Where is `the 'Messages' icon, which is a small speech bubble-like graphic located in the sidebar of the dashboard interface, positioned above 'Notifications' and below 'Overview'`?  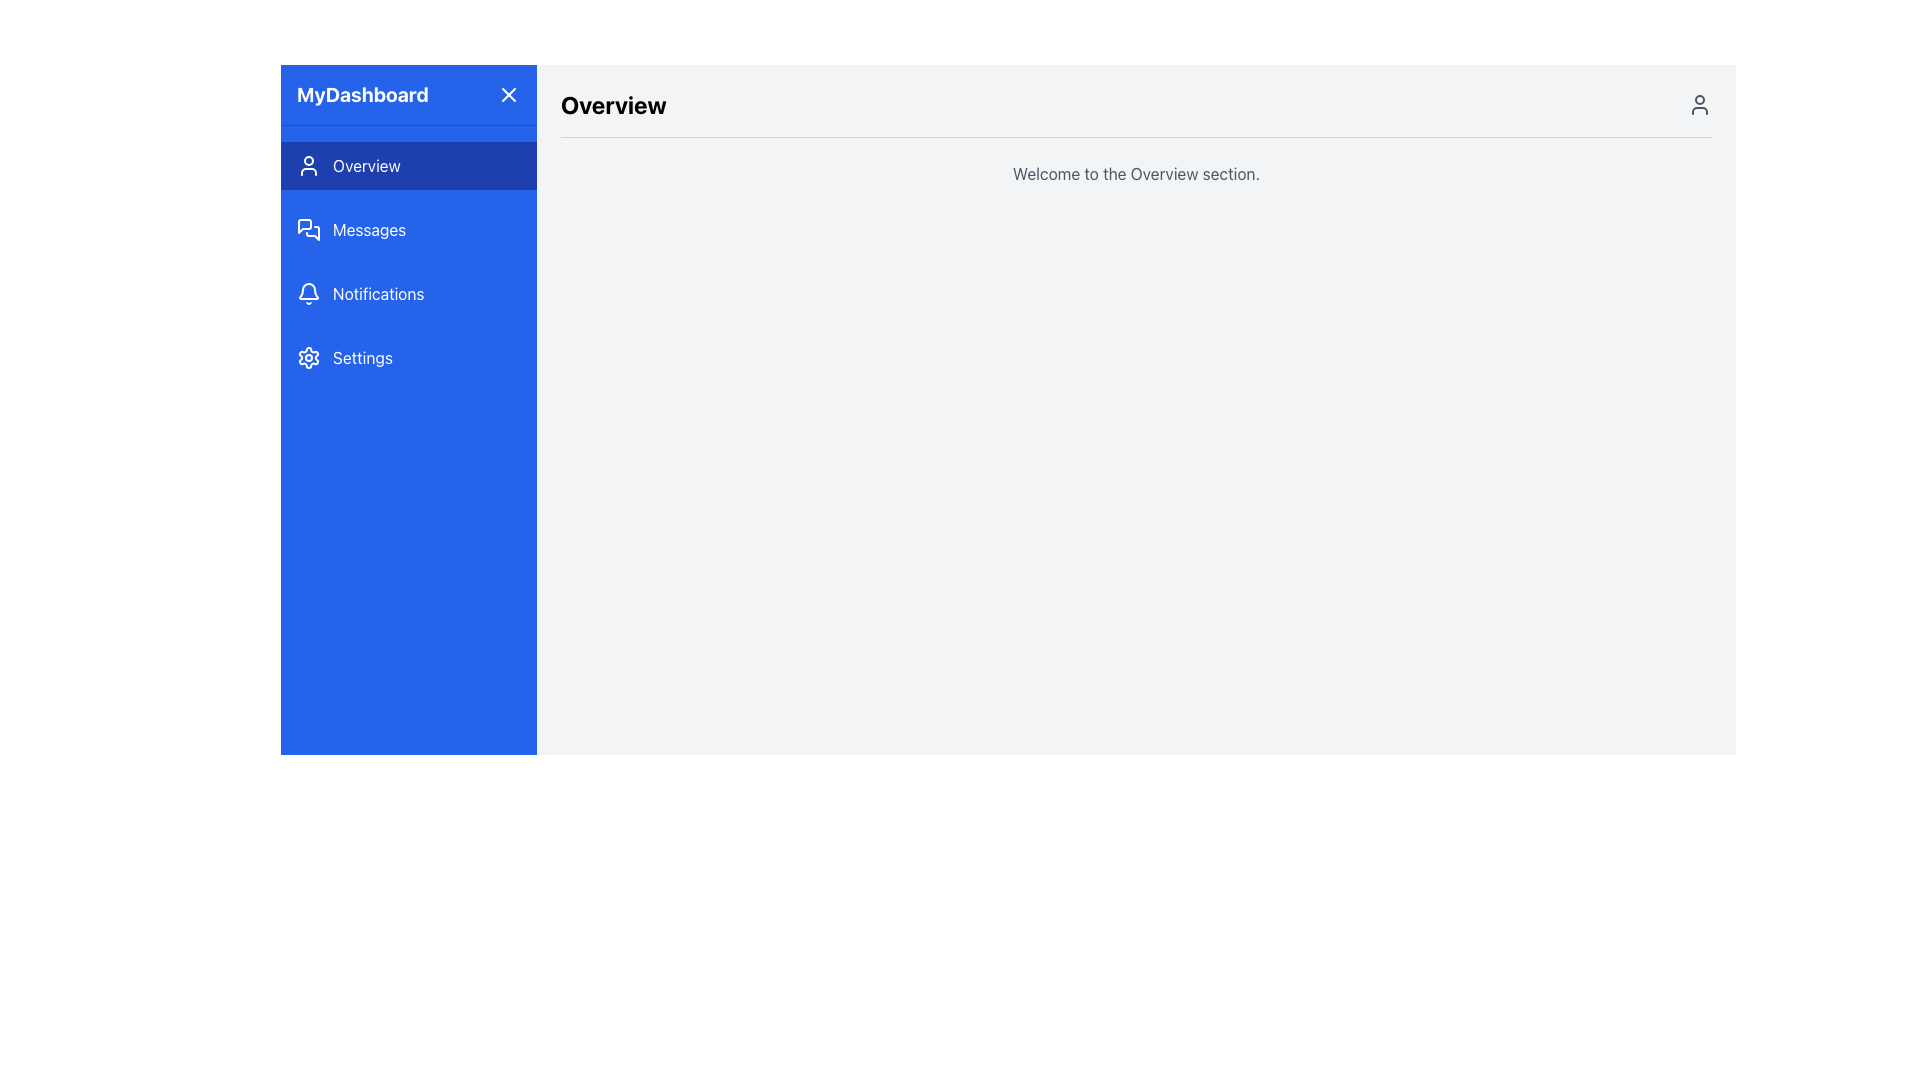 the 'Messages' icon, which is a small speech bubble-like graphic located in the sidebar of the dashboard interface, positioned above 'Notifications' and below 'Overview' is located at coordinates (304, 225).